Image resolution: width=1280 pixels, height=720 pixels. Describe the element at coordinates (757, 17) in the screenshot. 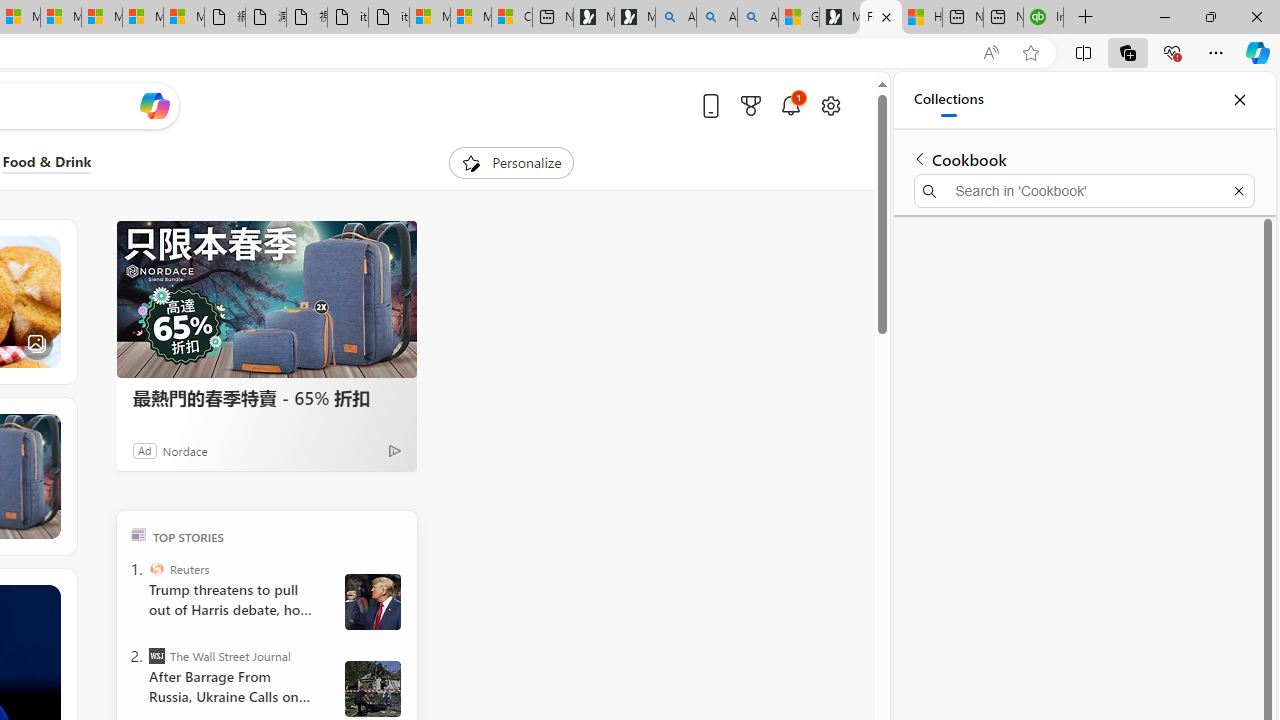

I see `'Alabama high school quarterback dies - Search Videos'` at that location.